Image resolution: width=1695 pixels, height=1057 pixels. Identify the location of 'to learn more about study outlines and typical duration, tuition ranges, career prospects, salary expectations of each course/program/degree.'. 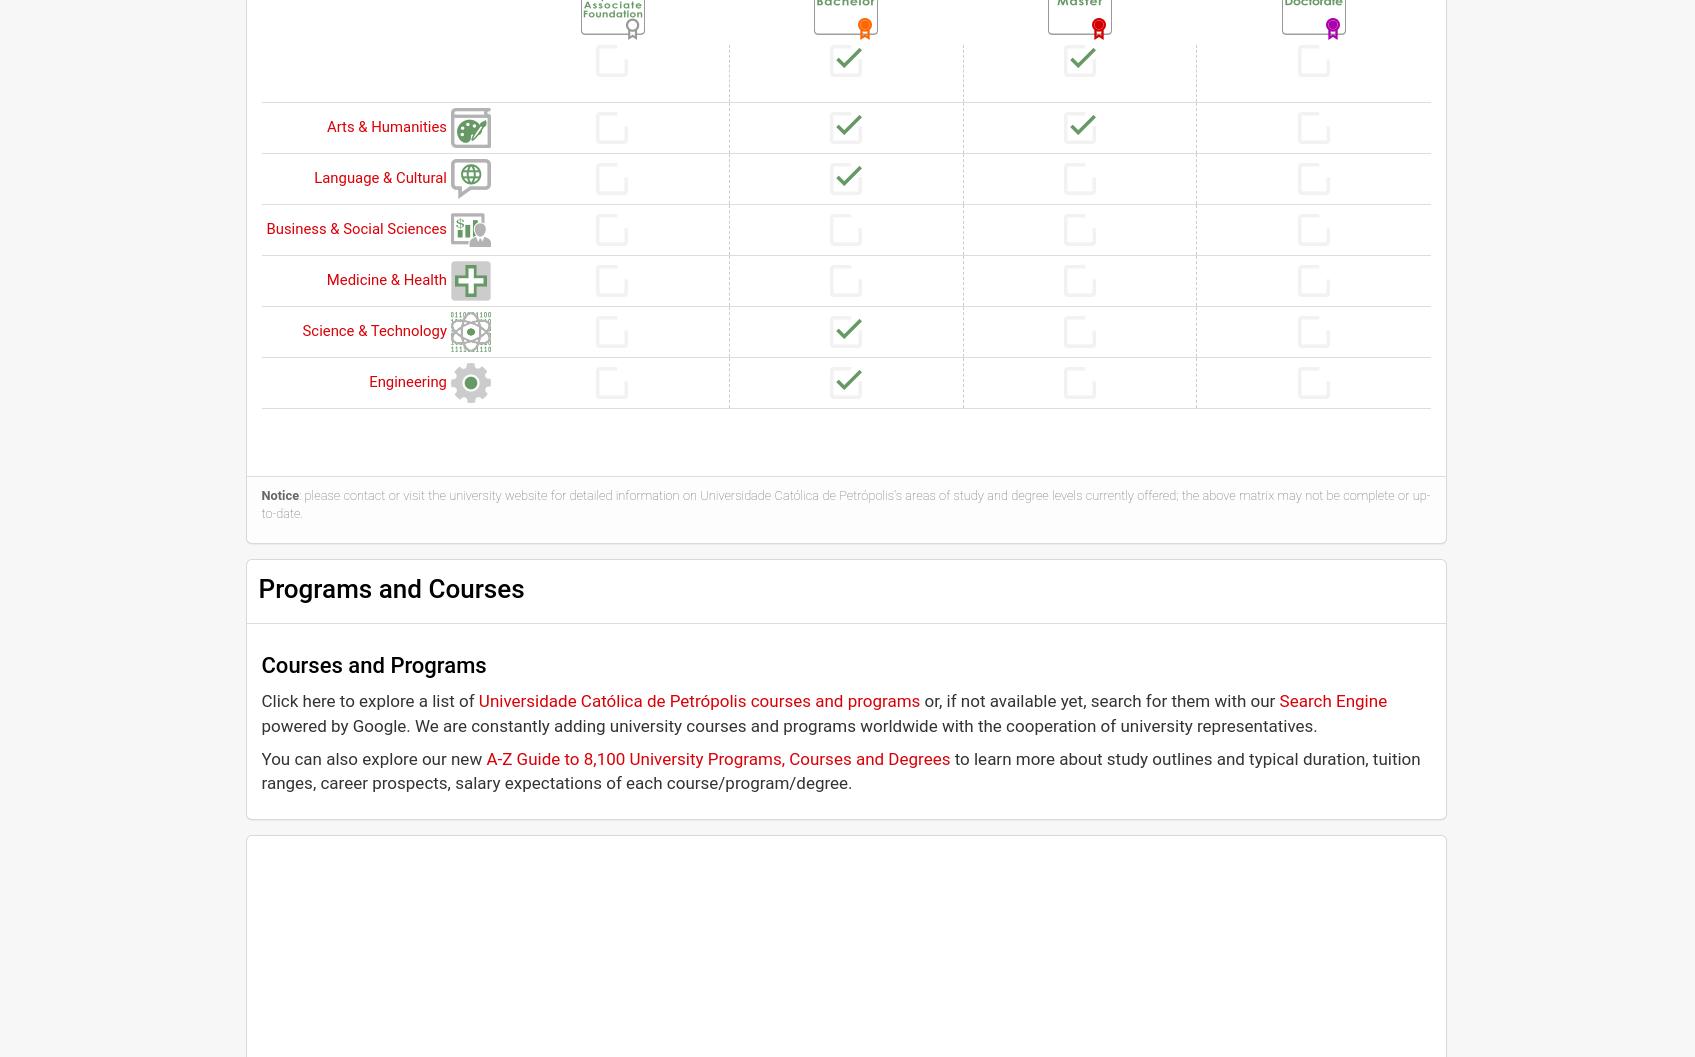
(261, 770).